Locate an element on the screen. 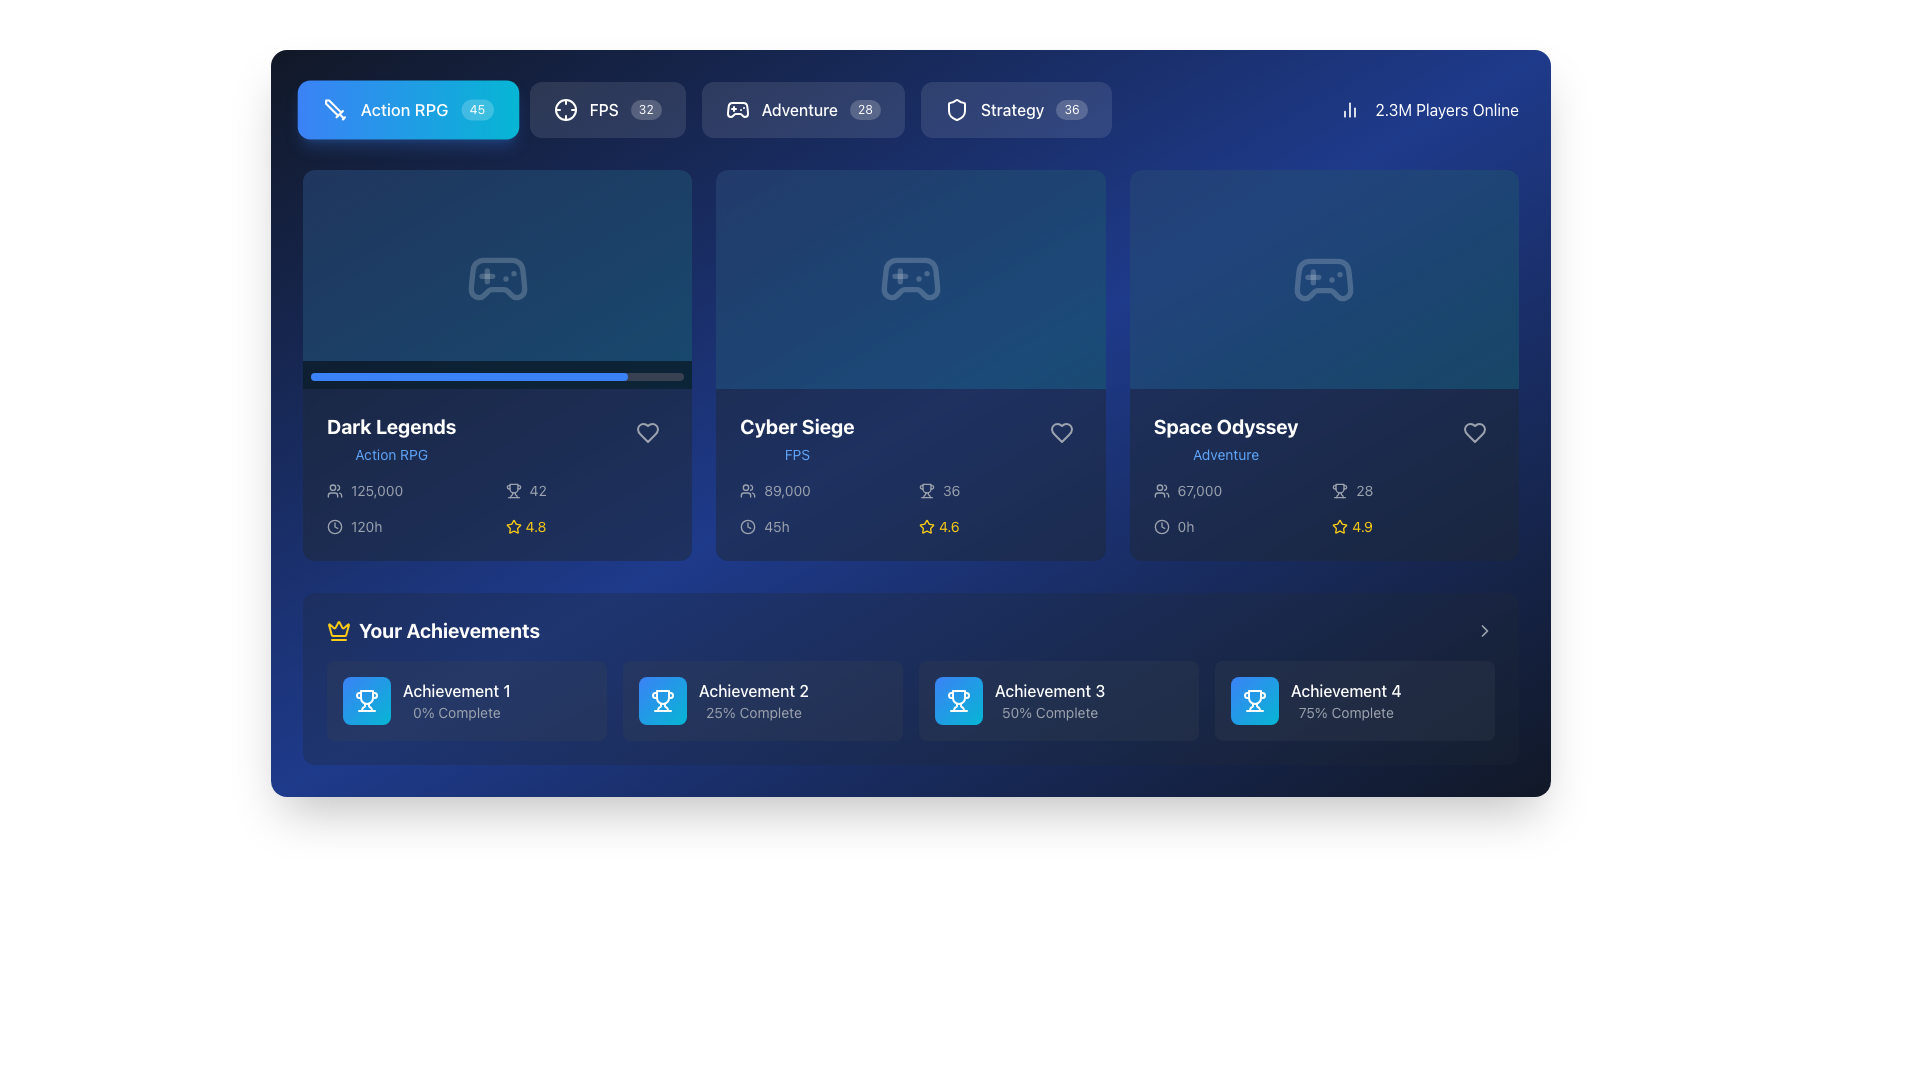  text within the 'Achievement 2' progress indicator, which shows '25% Complete' is located at coordinates (752, 700).